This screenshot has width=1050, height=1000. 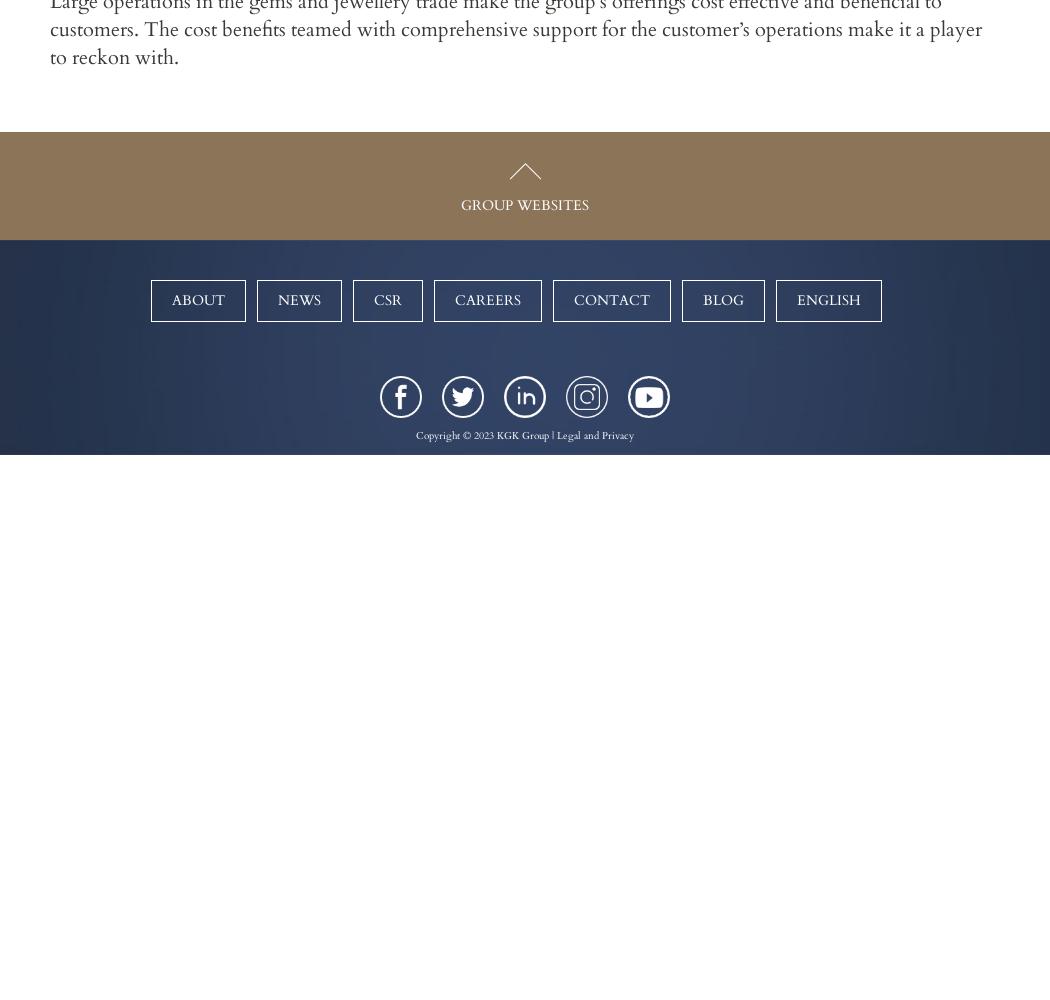 I want to click on 'error:', so click(x=520, y=8).